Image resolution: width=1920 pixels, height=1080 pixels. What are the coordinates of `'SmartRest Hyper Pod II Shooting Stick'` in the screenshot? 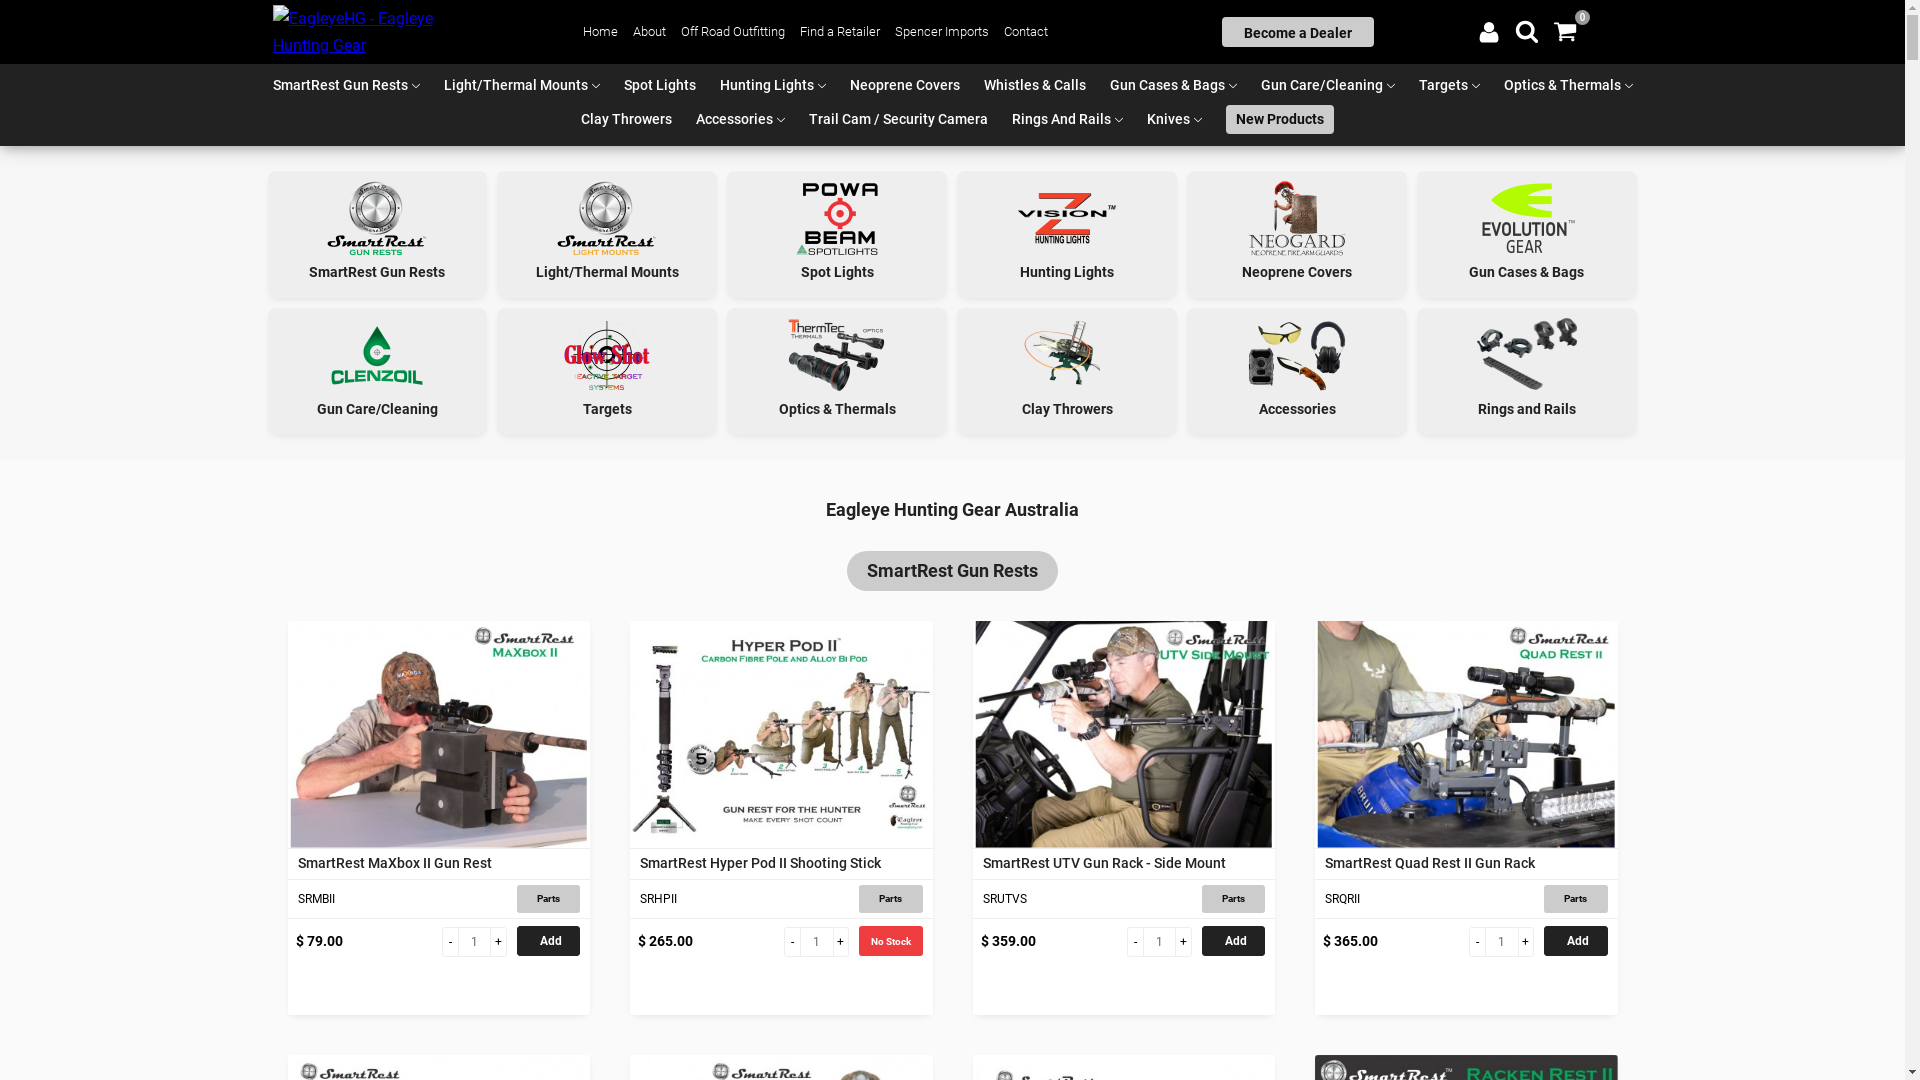 It's located at (780, 734).